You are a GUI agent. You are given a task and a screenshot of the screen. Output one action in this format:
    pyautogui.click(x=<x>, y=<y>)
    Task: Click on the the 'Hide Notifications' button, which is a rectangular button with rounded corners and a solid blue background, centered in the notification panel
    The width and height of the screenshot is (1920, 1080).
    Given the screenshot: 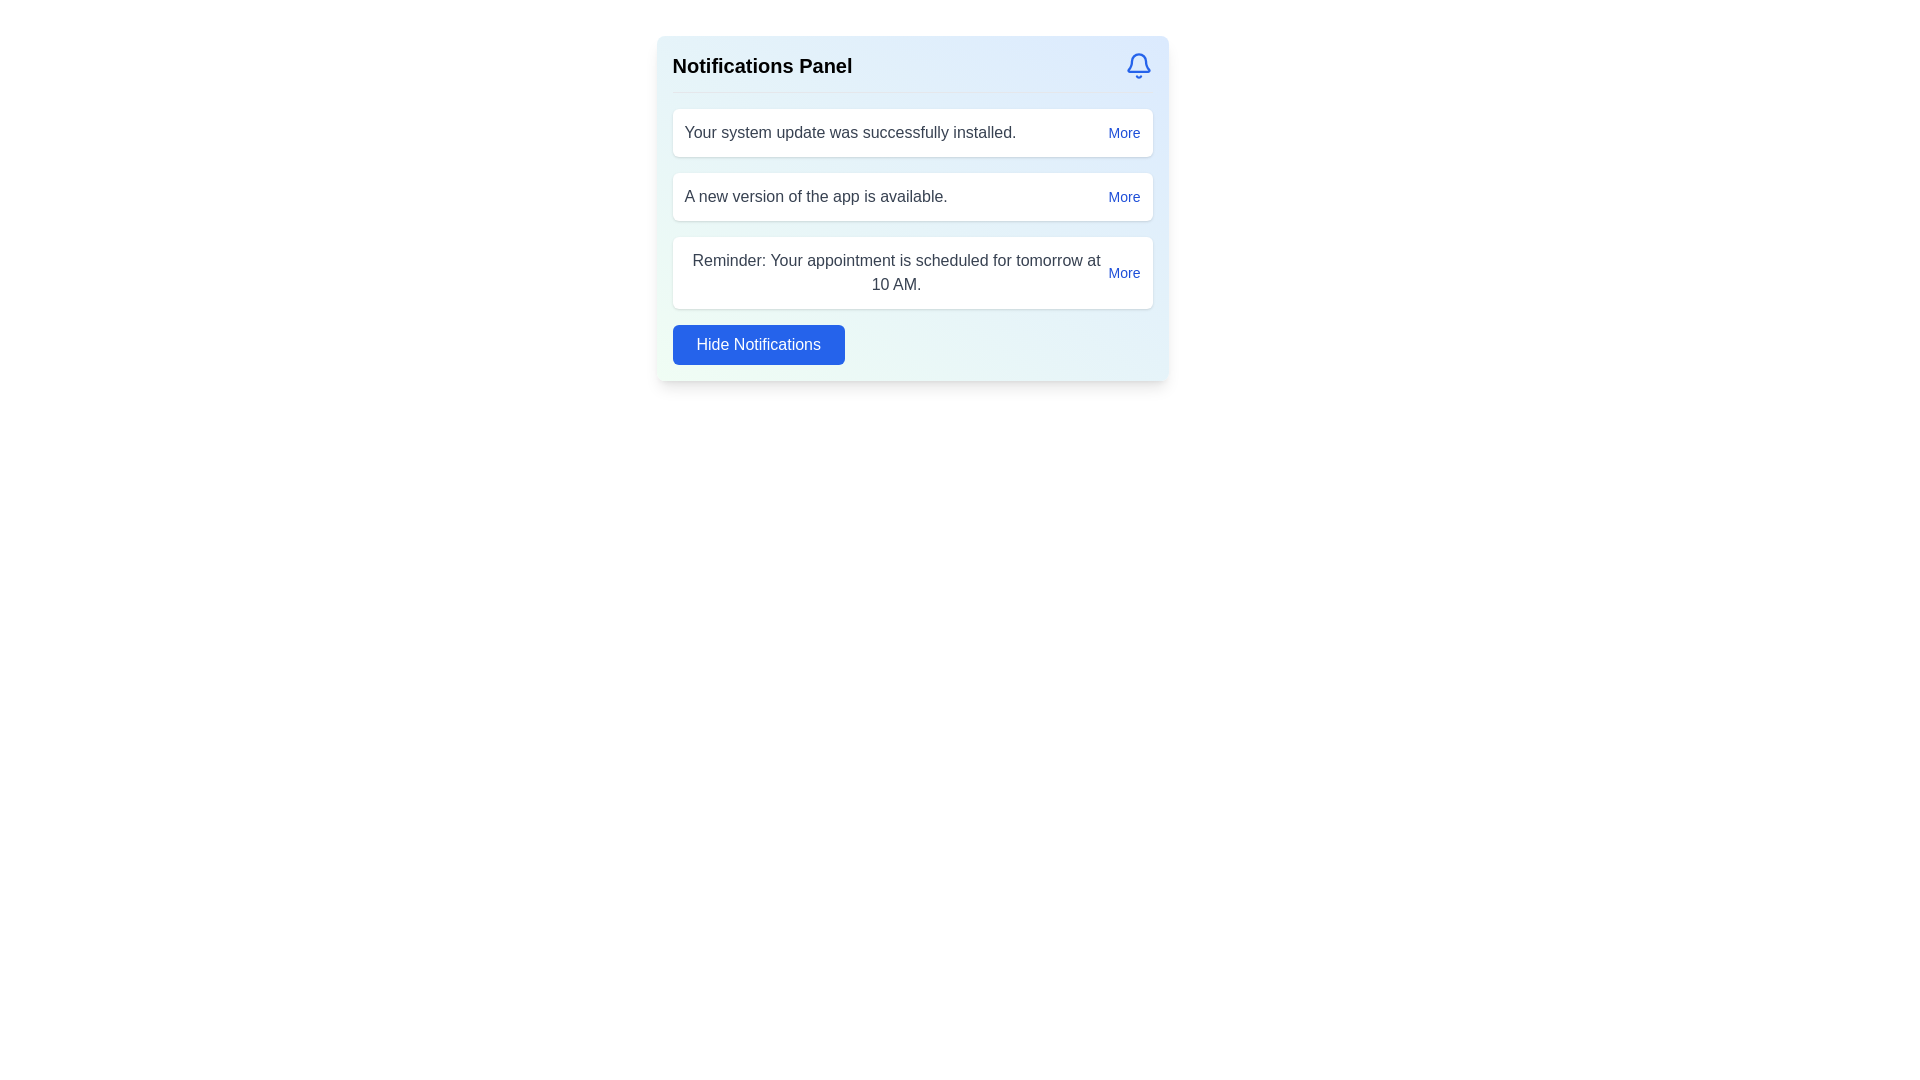 What is the action you would take?
    pyautogui.click(x=757, y=343)
    